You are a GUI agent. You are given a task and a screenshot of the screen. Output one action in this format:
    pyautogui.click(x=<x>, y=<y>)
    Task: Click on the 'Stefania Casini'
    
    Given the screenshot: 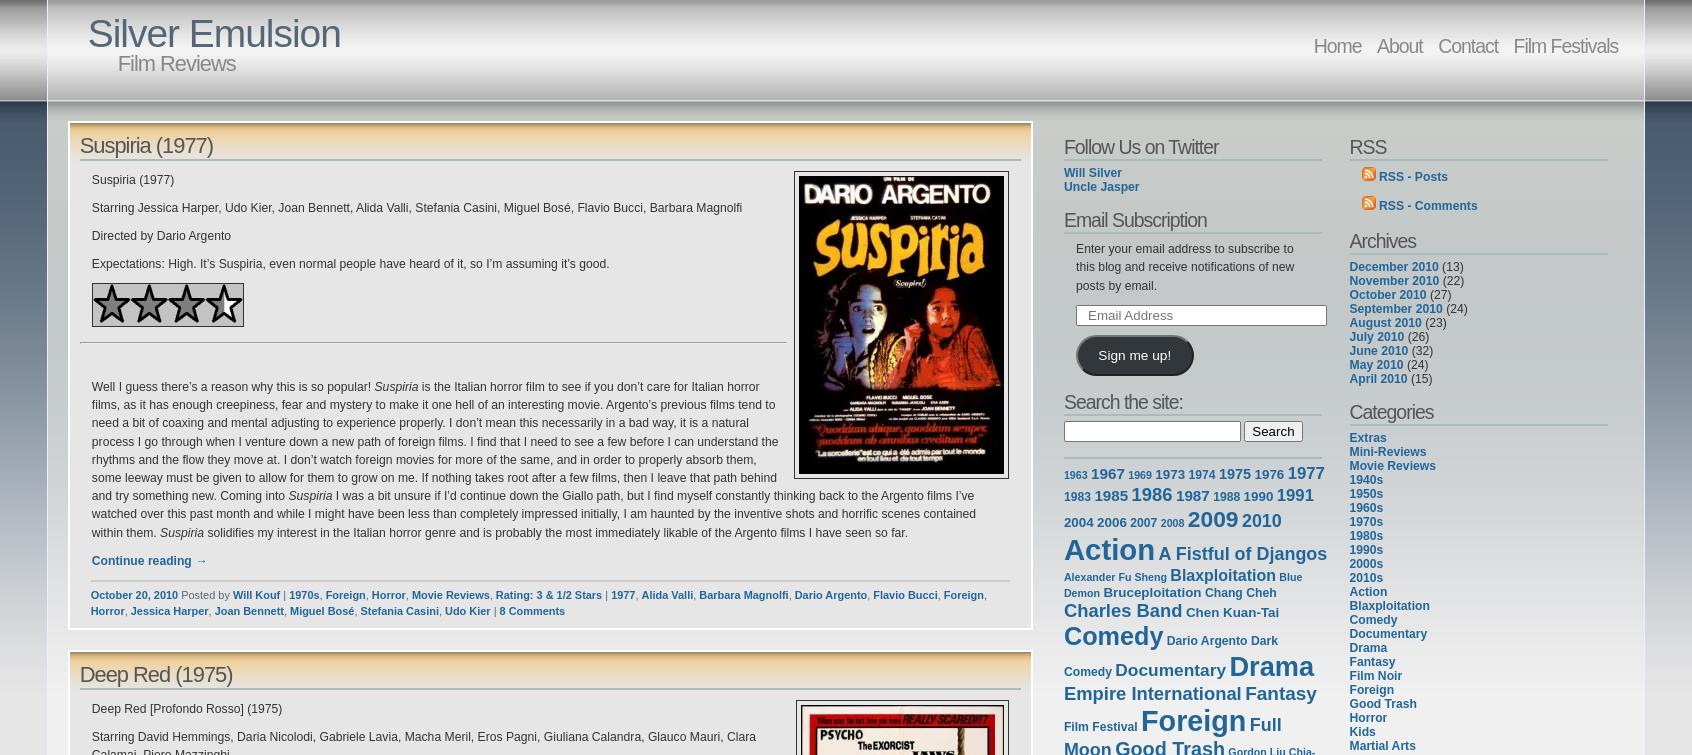 What is the action you would take?
    pyautogui.click(x=398, y=608)
    